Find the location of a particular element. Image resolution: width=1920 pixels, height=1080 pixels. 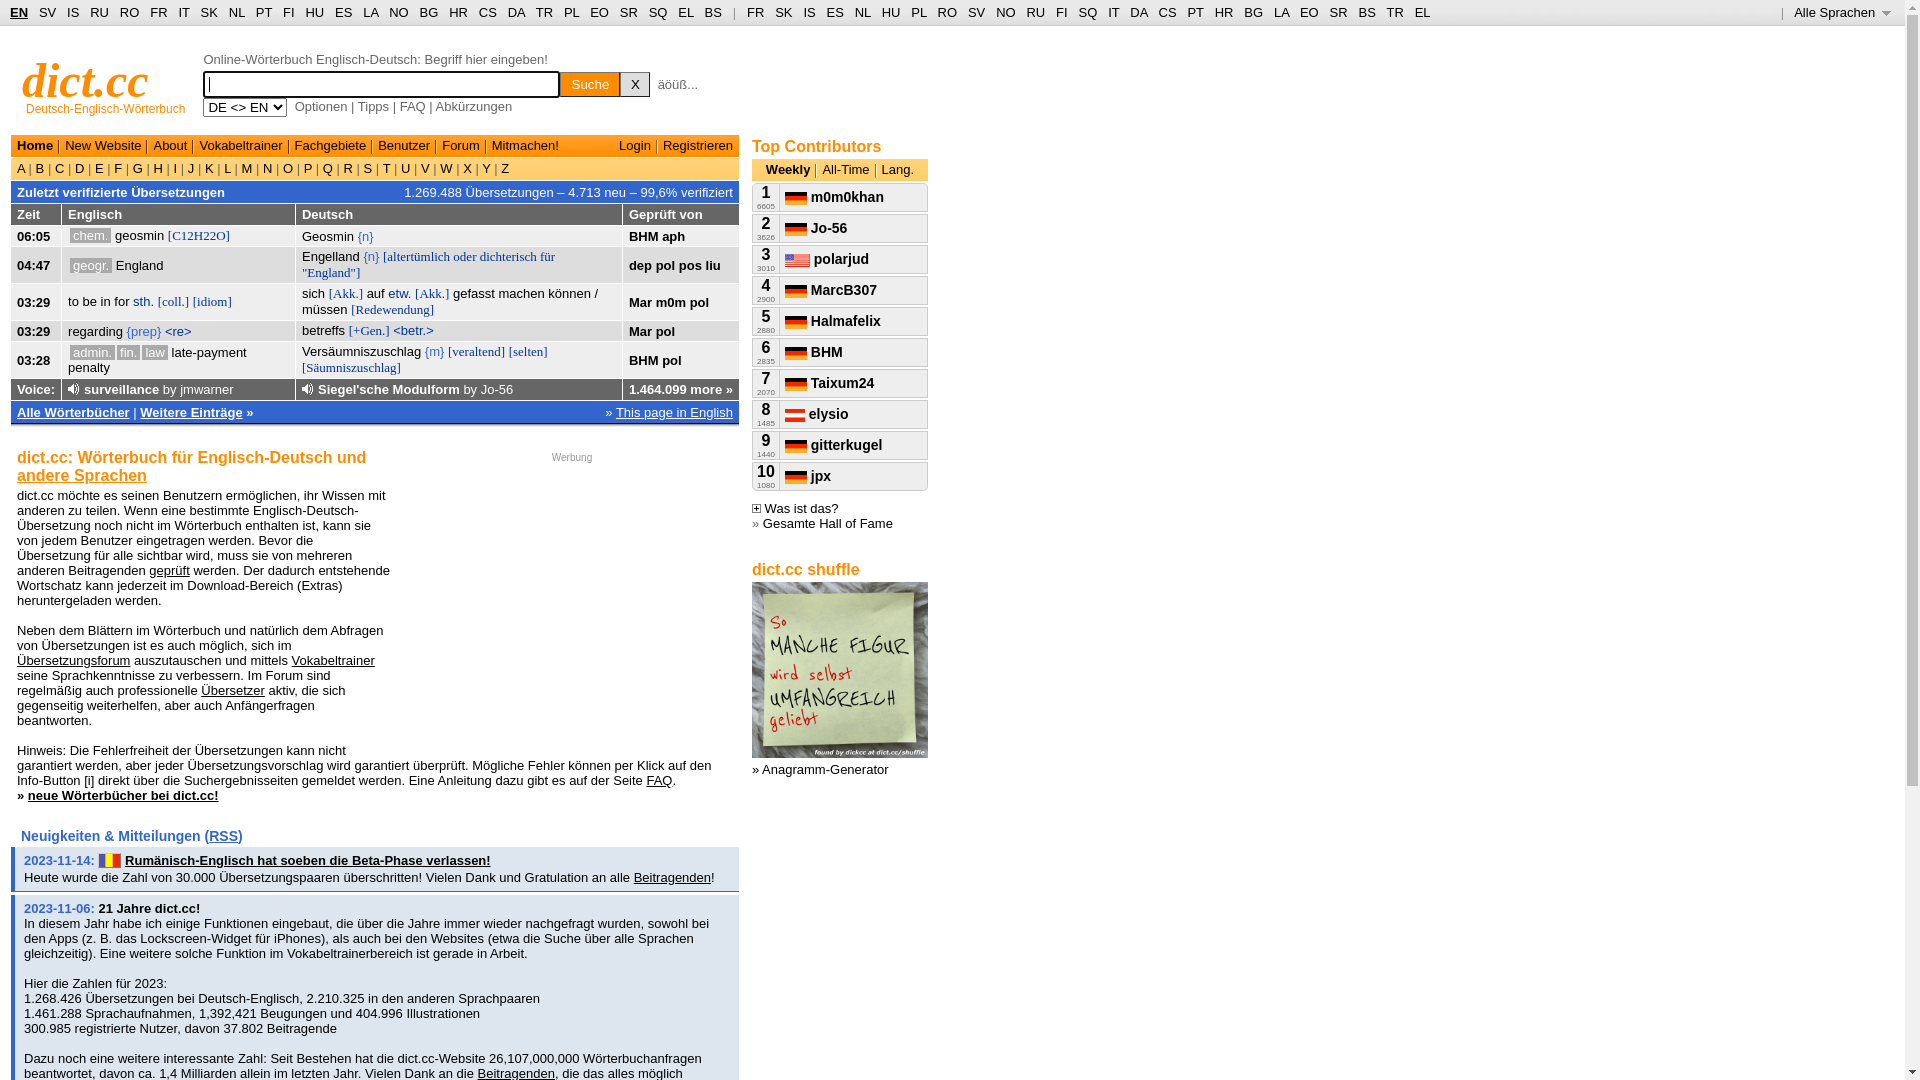

'NL' is located at coordinates (229, 12).